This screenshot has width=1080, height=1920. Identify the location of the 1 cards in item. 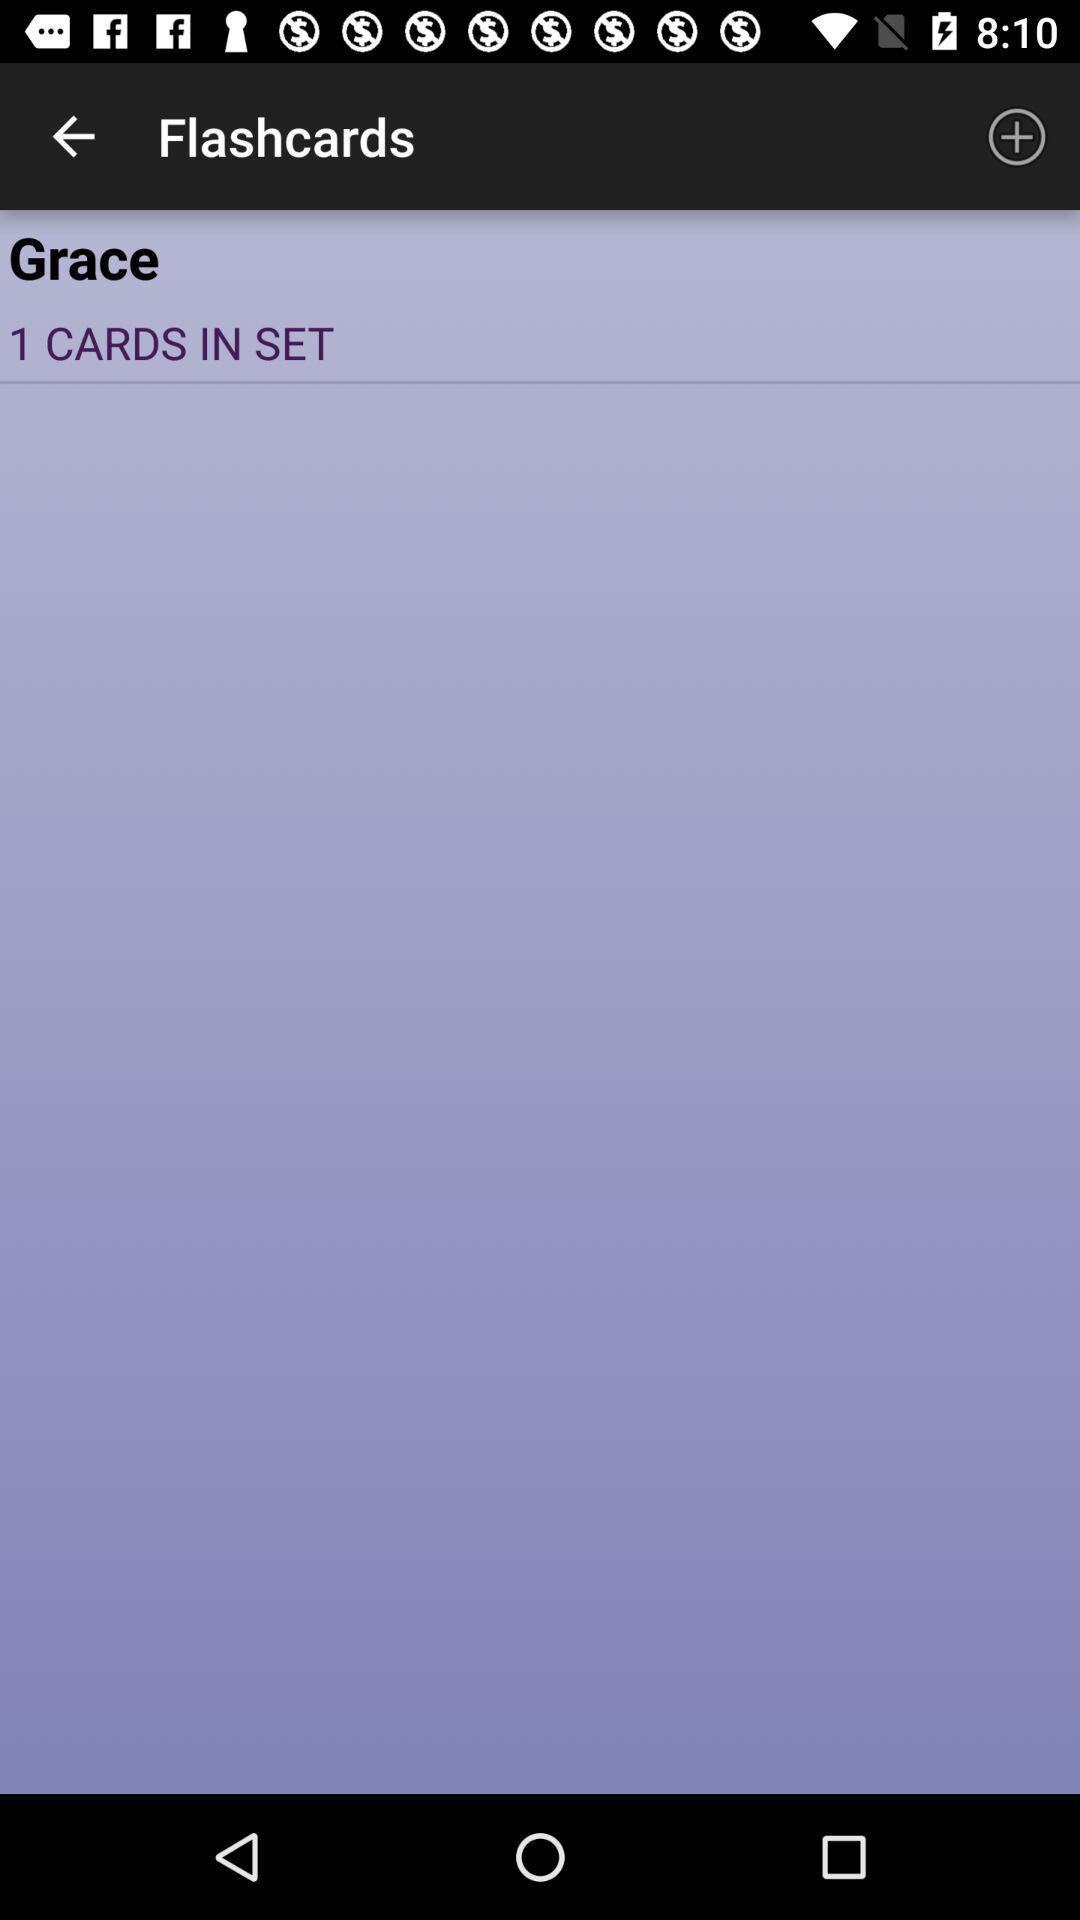
(540, 342).